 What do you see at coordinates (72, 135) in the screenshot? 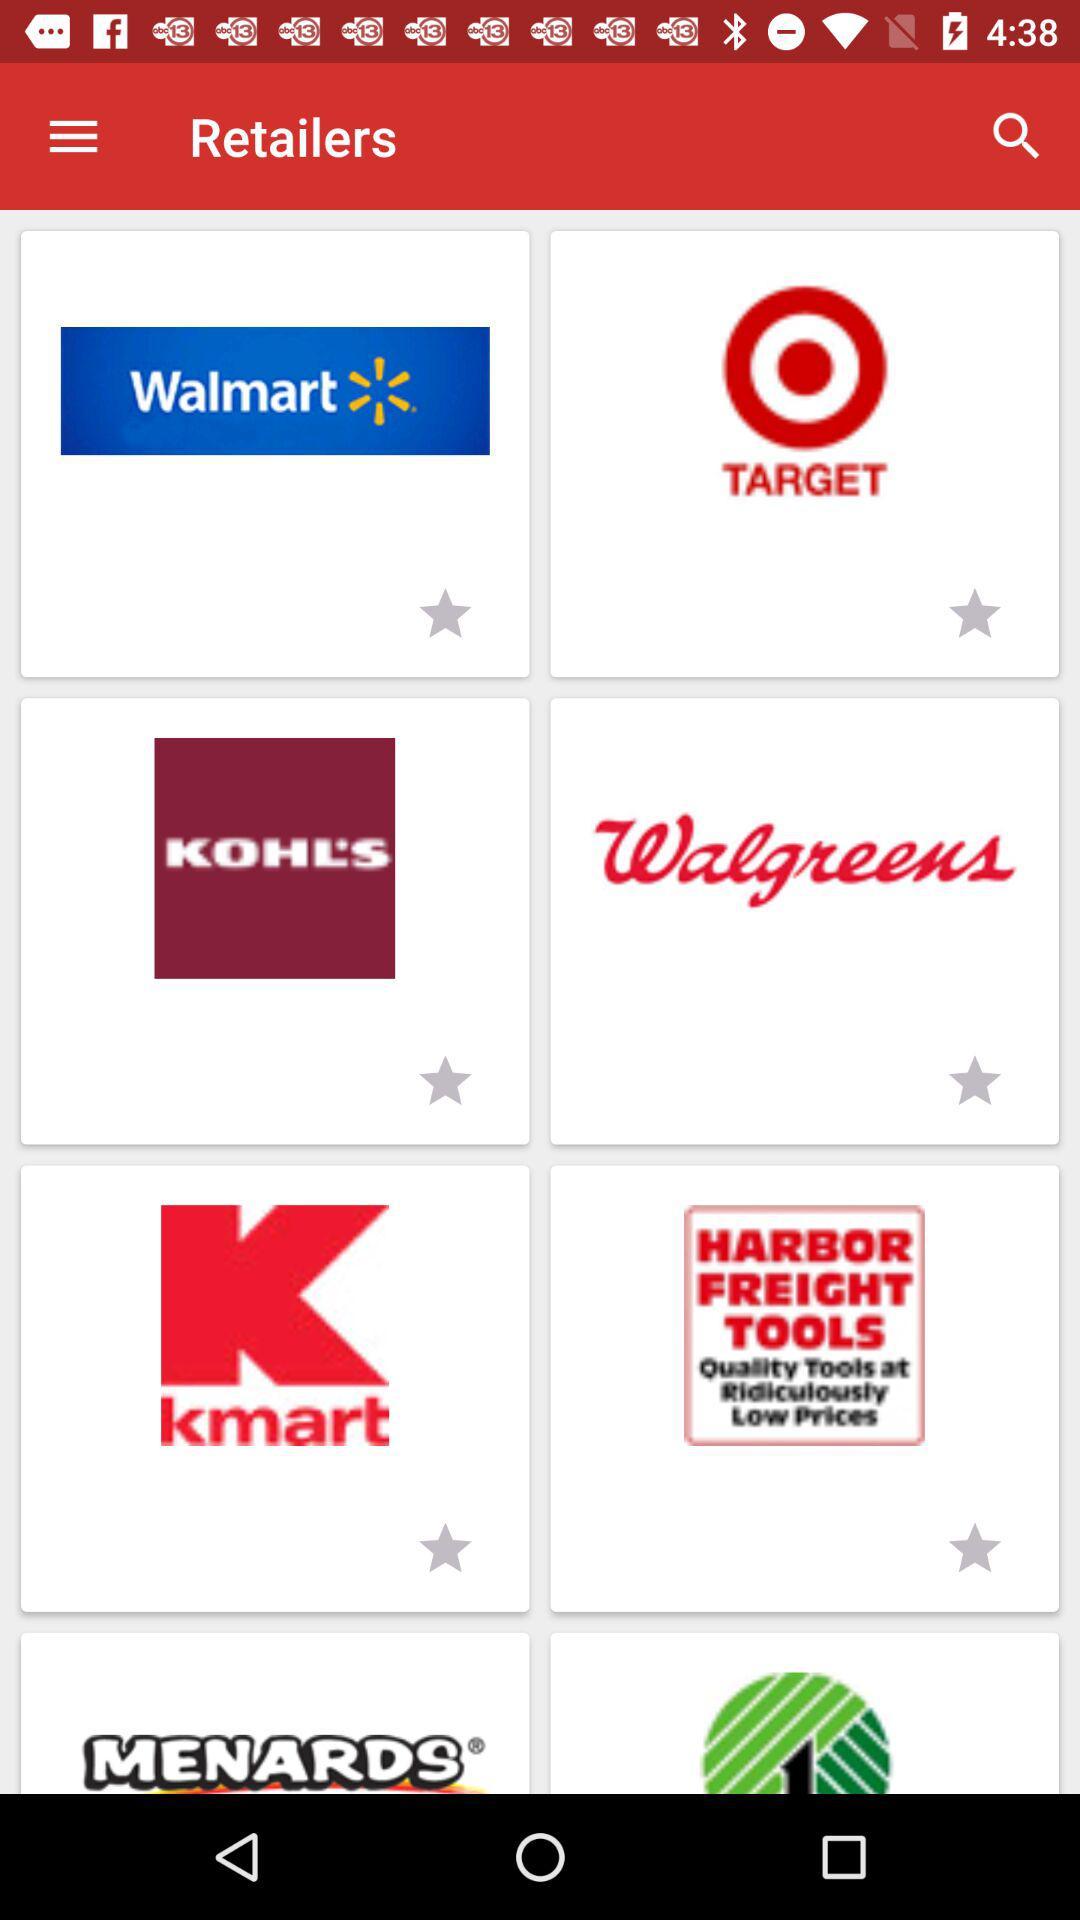
I see `icon to the left of retailers icon` at bounding box center [72, 135].